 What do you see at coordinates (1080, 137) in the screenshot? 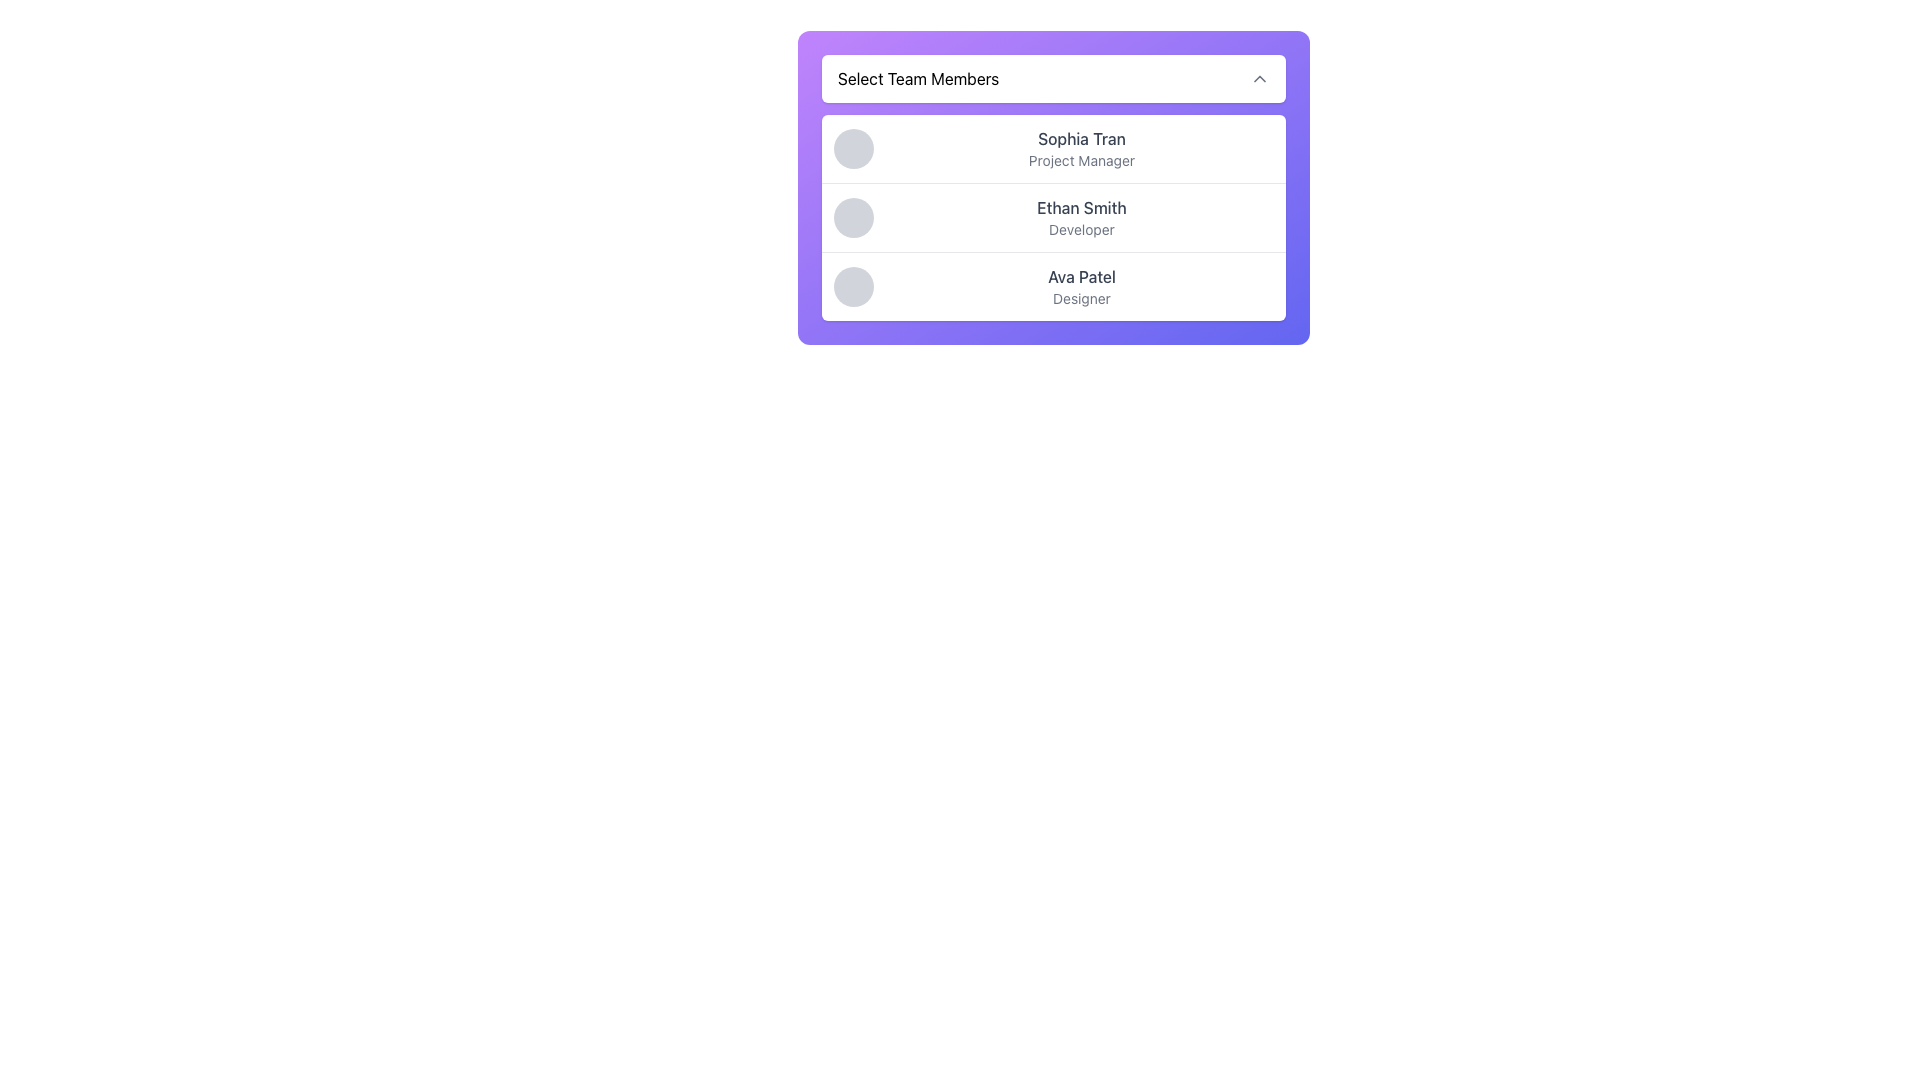
I see `the Text Label displaying the name of the individual associated with the current list item, located in the 'Select Team Members' section, right of the profile avatar icon` at bounding box center [1080, 137].